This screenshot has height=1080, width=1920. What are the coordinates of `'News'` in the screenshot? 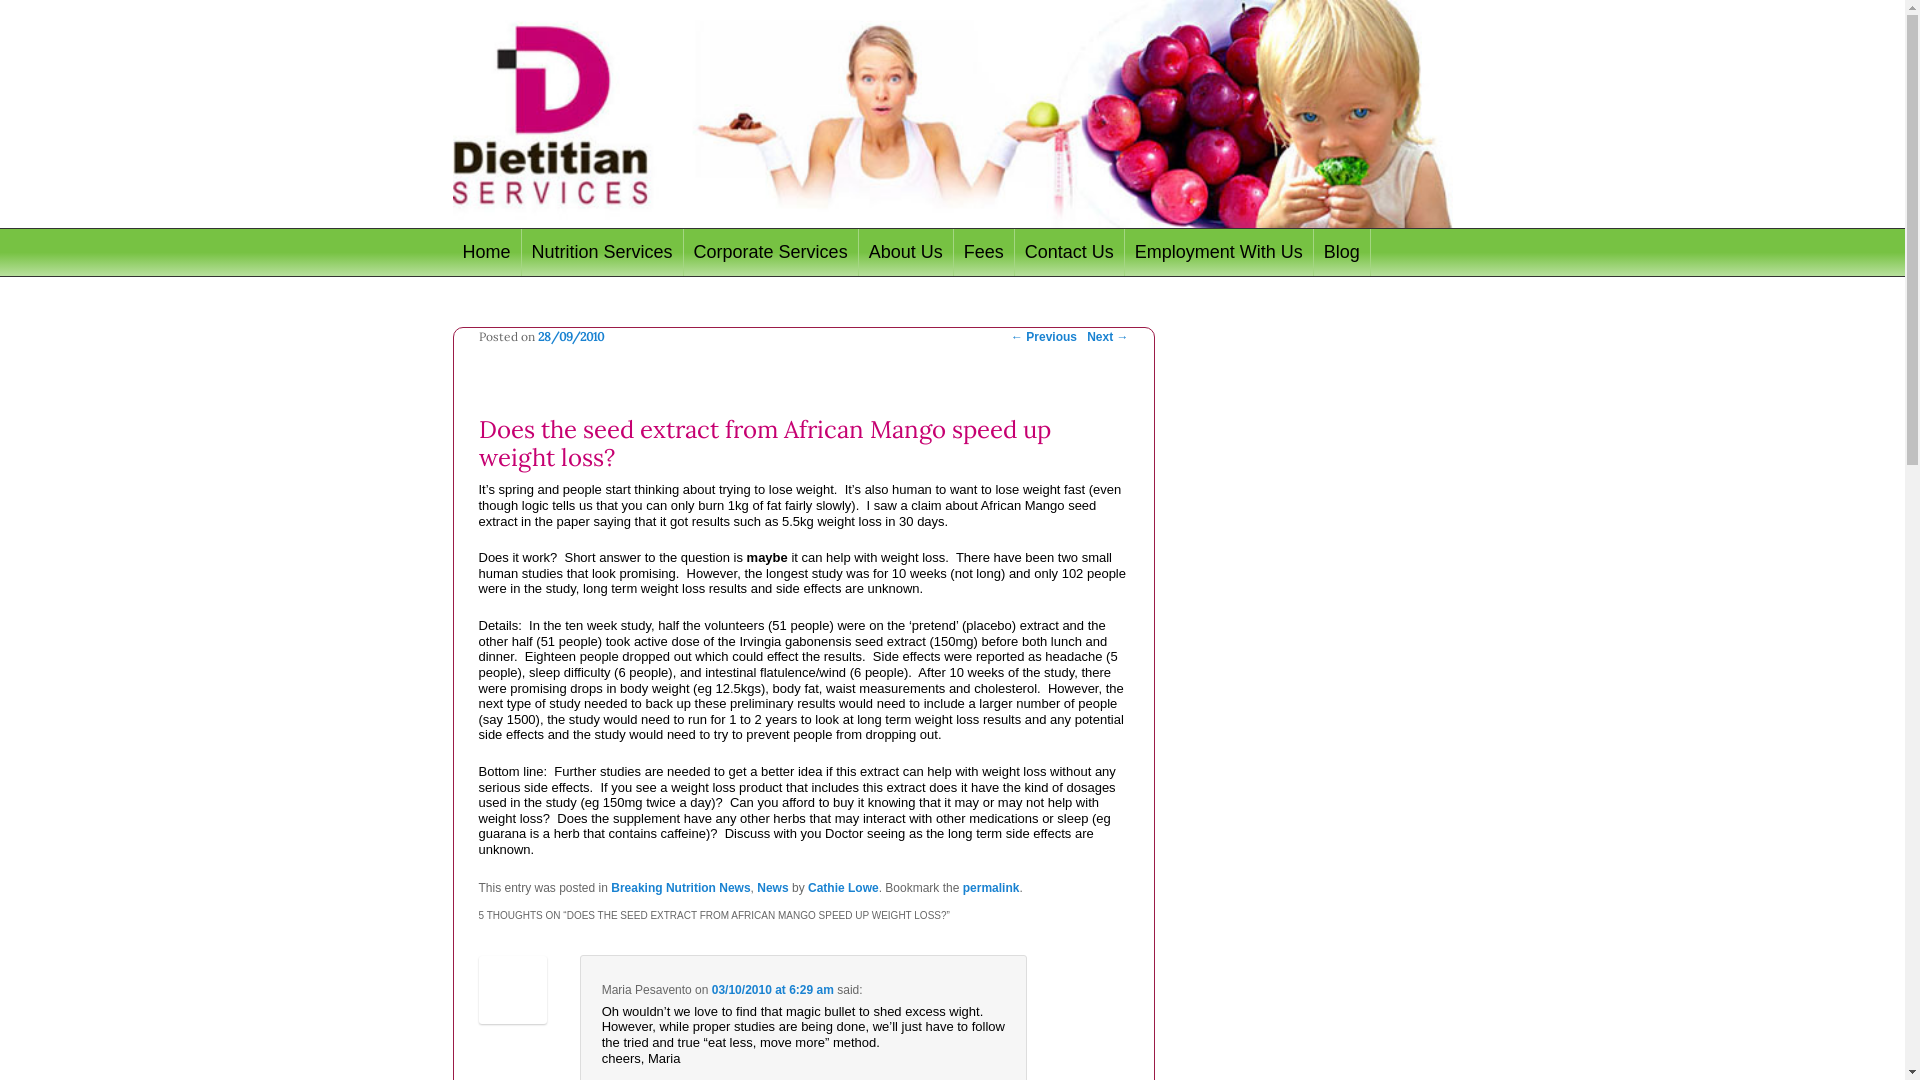 It's located at (771, 886).